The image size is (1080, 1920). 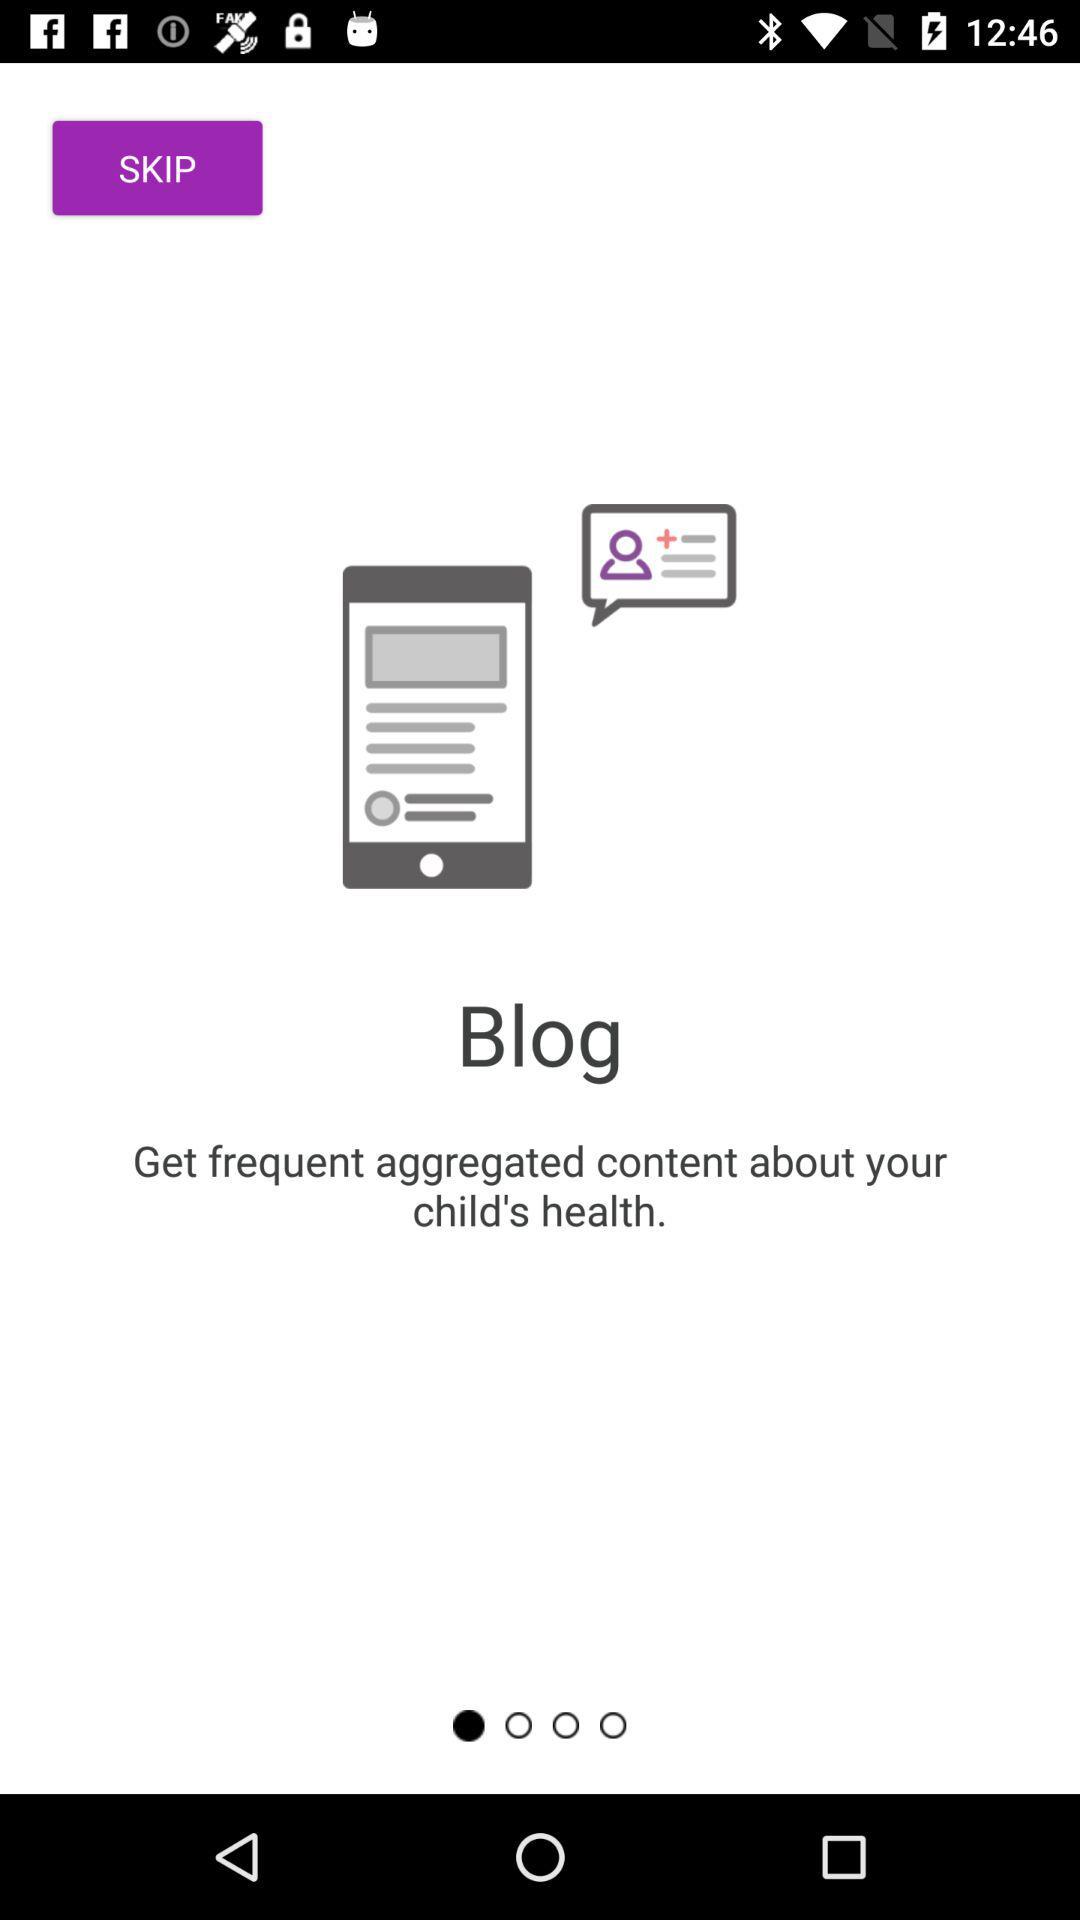 What do you see at coordinates (156, 168) in the screenshot?
I see `skip item` at bounding box center [156, 168].